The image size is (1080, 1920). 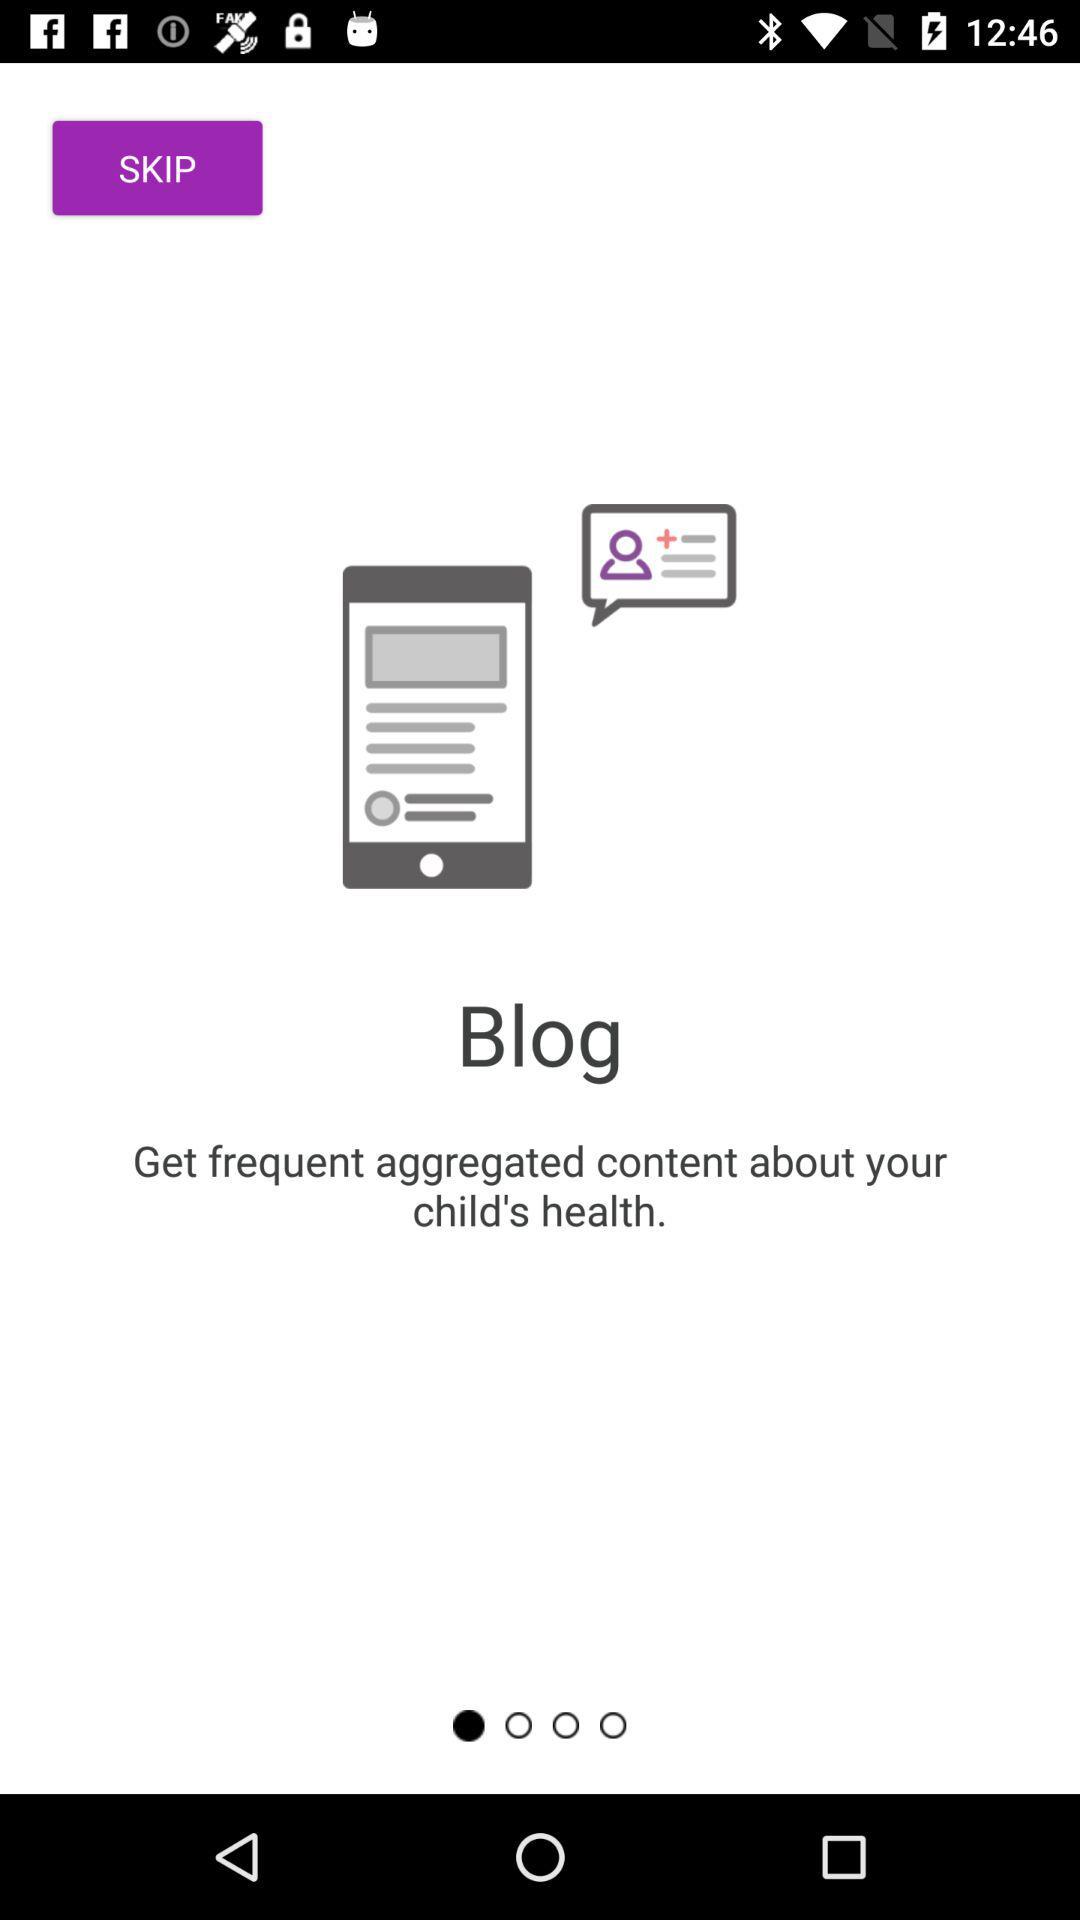 What do you see at coordinates (156, 168) in the screenshot?
I see `skip item` at bounding box center [156, 168].